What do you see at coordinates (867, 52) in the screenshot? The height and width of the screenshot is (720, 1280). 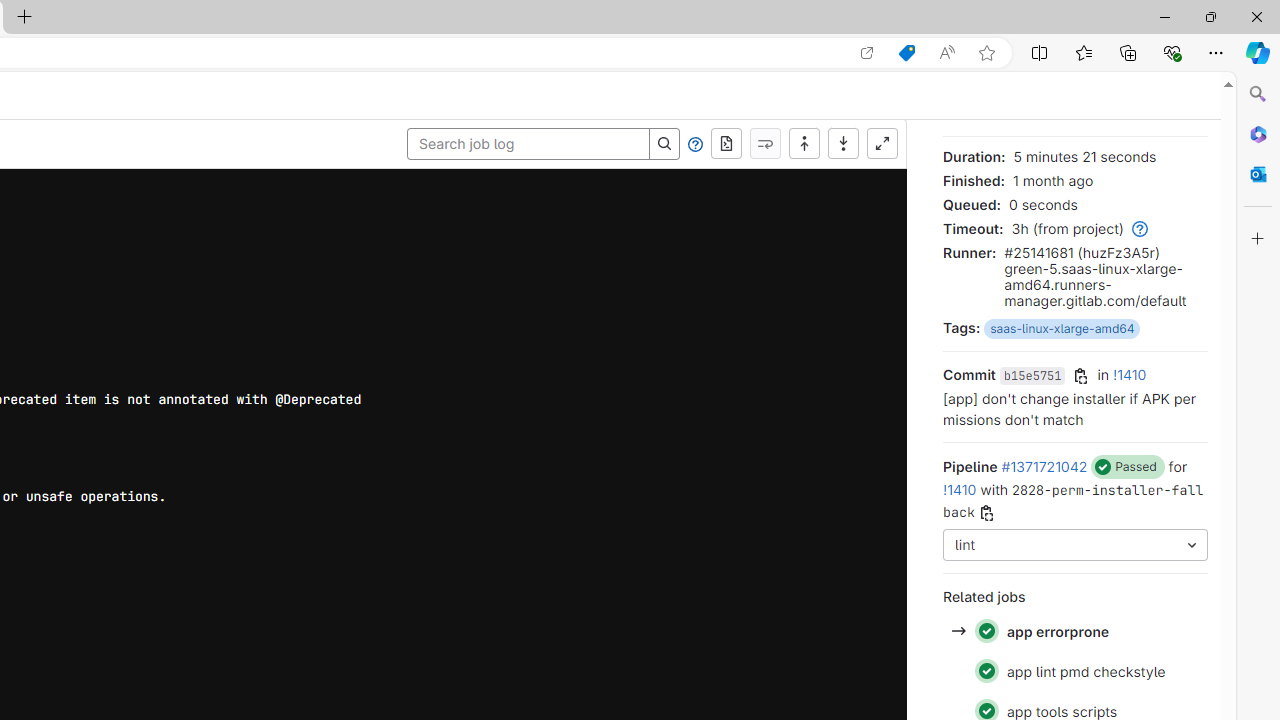 I see `'Open in app'` at bounding box center [867, 52].